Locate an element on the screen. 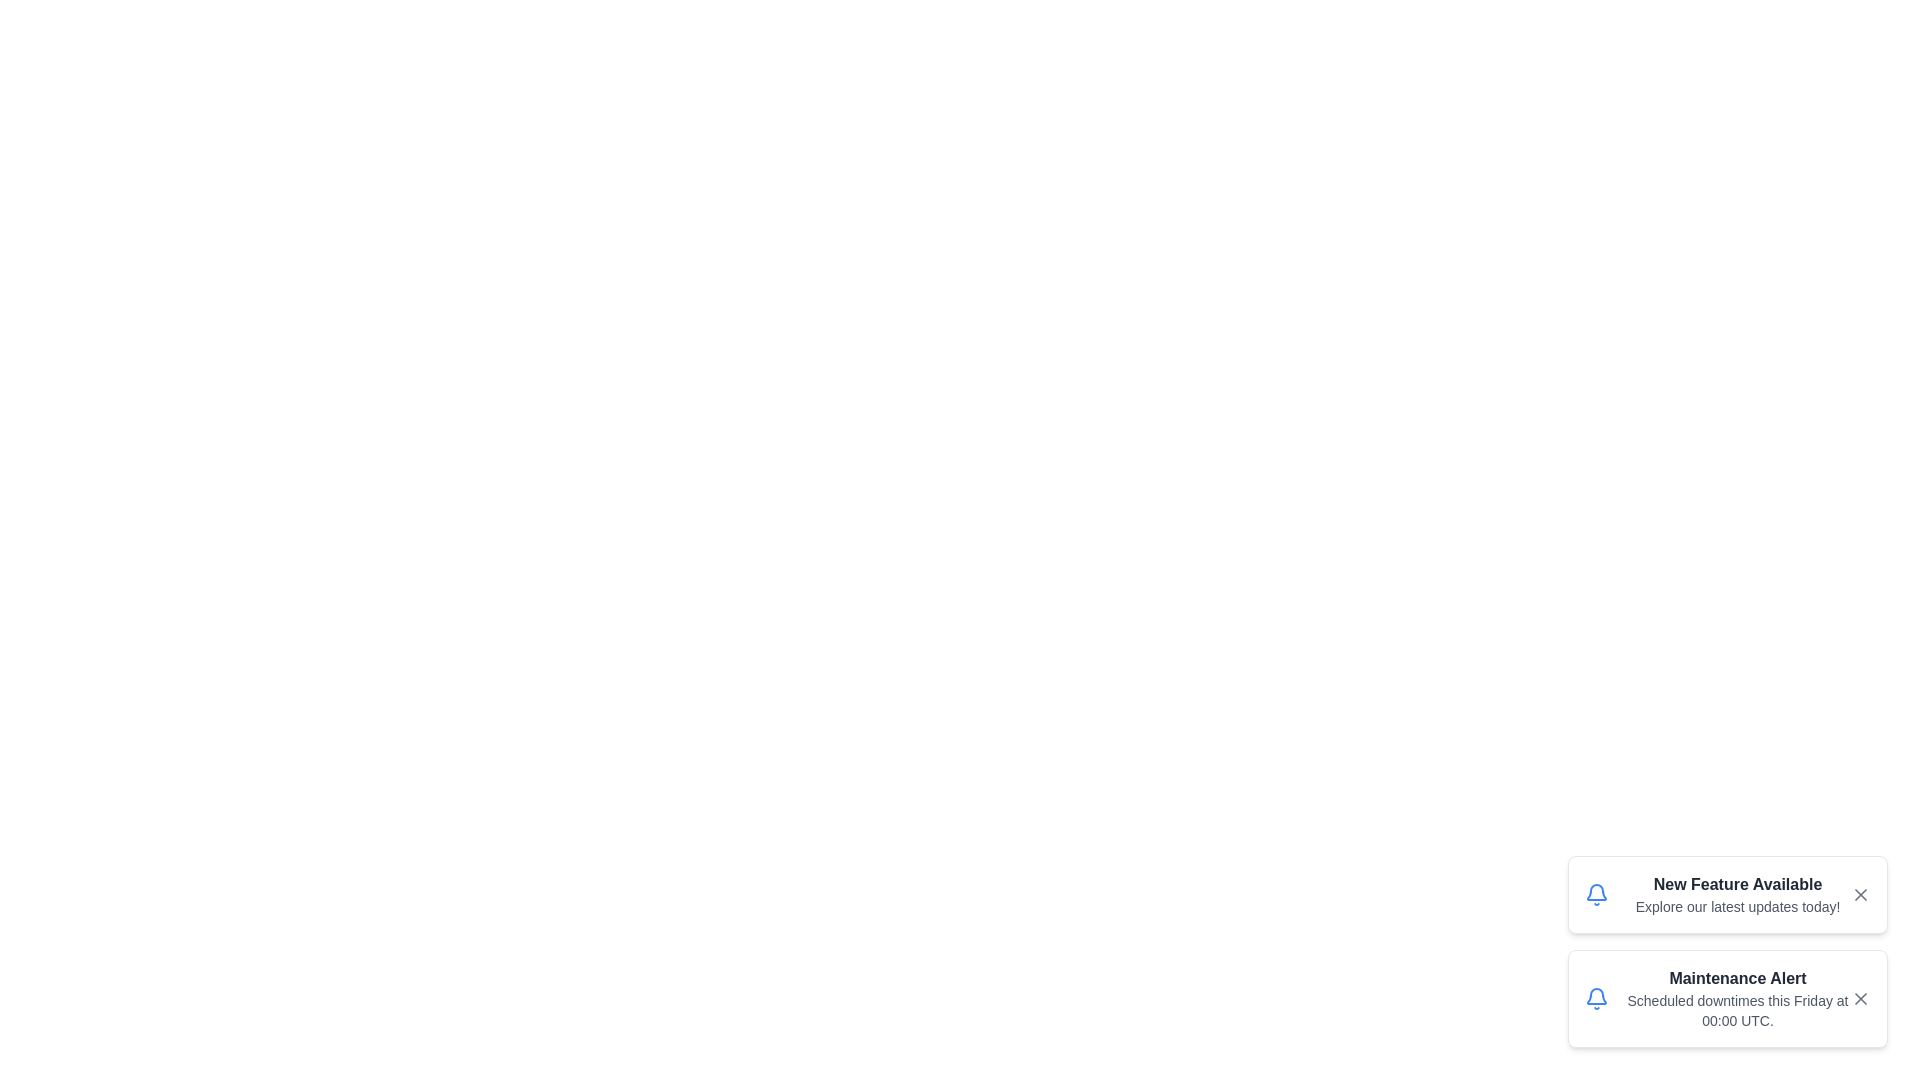 The height and width of the screenshot is (1080, 1920). the notification panel area to observe hover effects is located at coordinates (1727, 951).